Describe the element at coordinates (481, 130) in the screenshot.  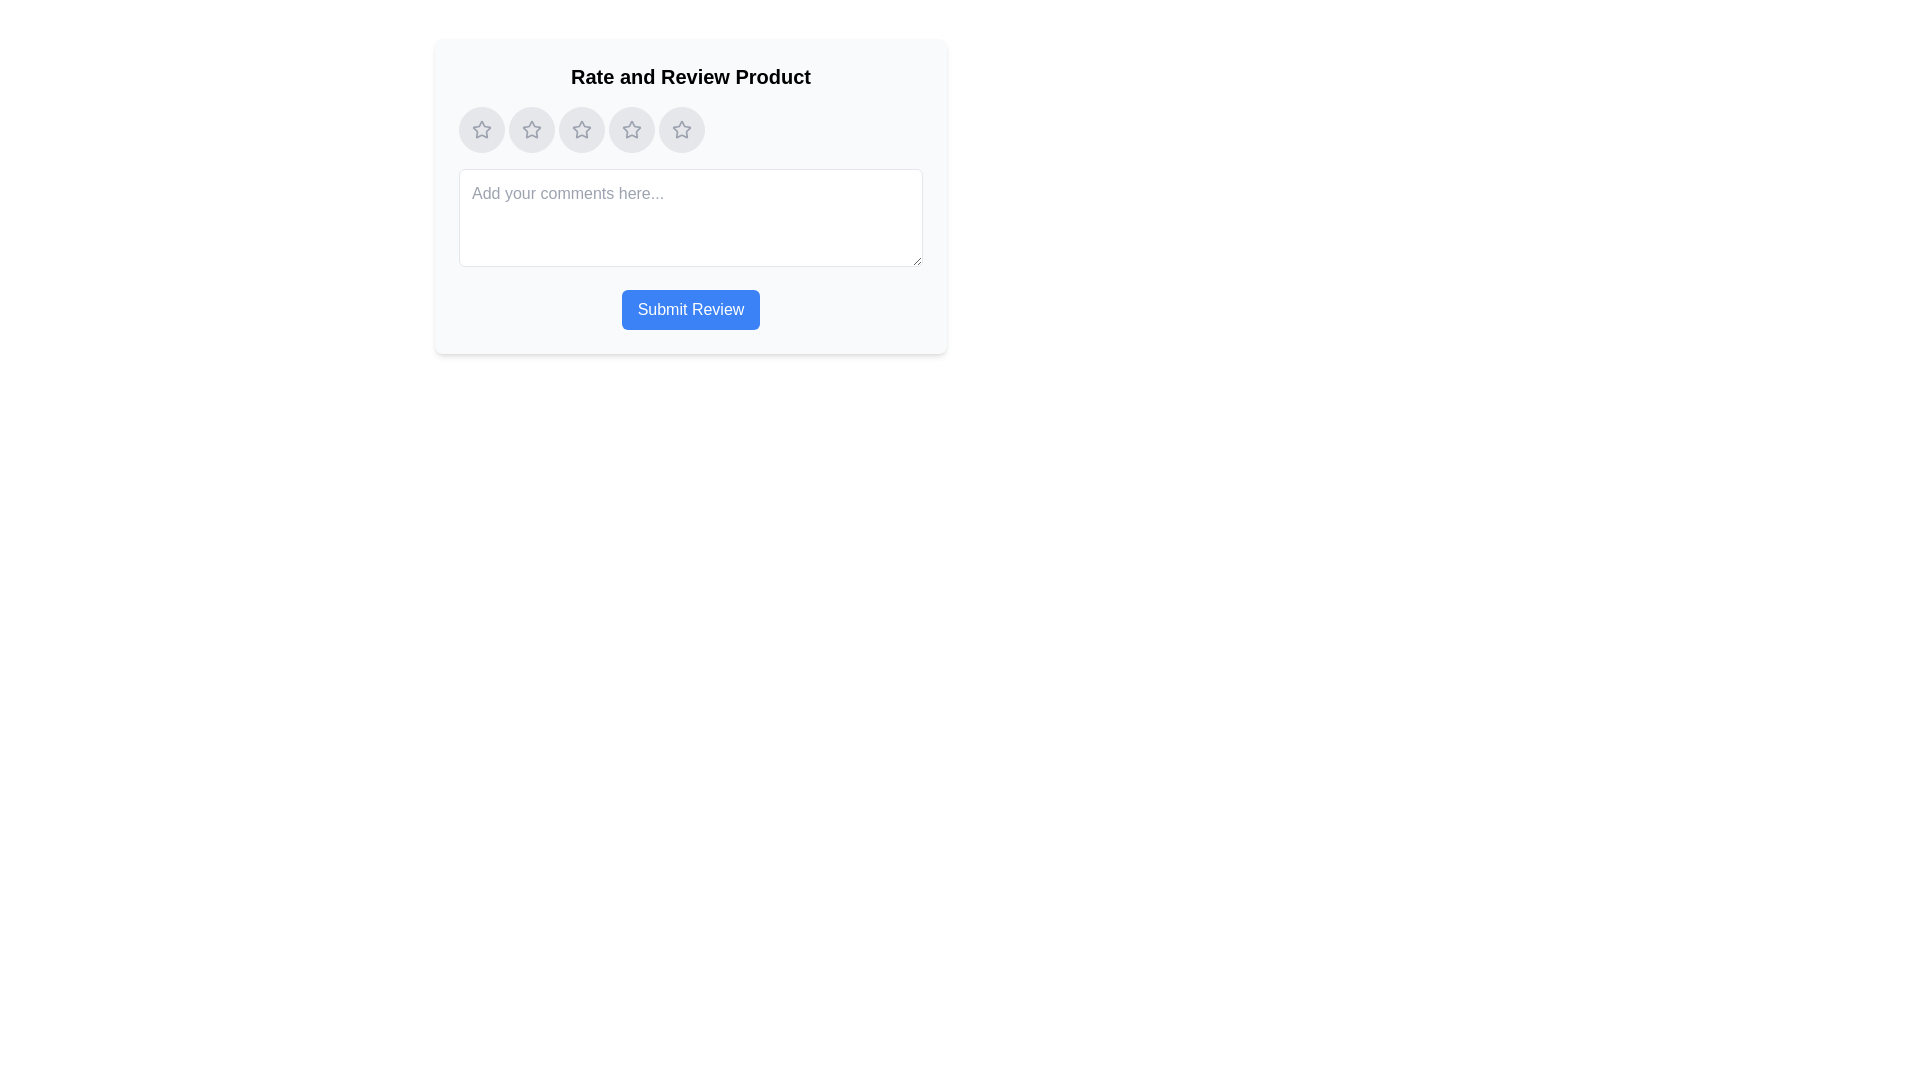
I see `the first grey star-shaped icon` at that location.